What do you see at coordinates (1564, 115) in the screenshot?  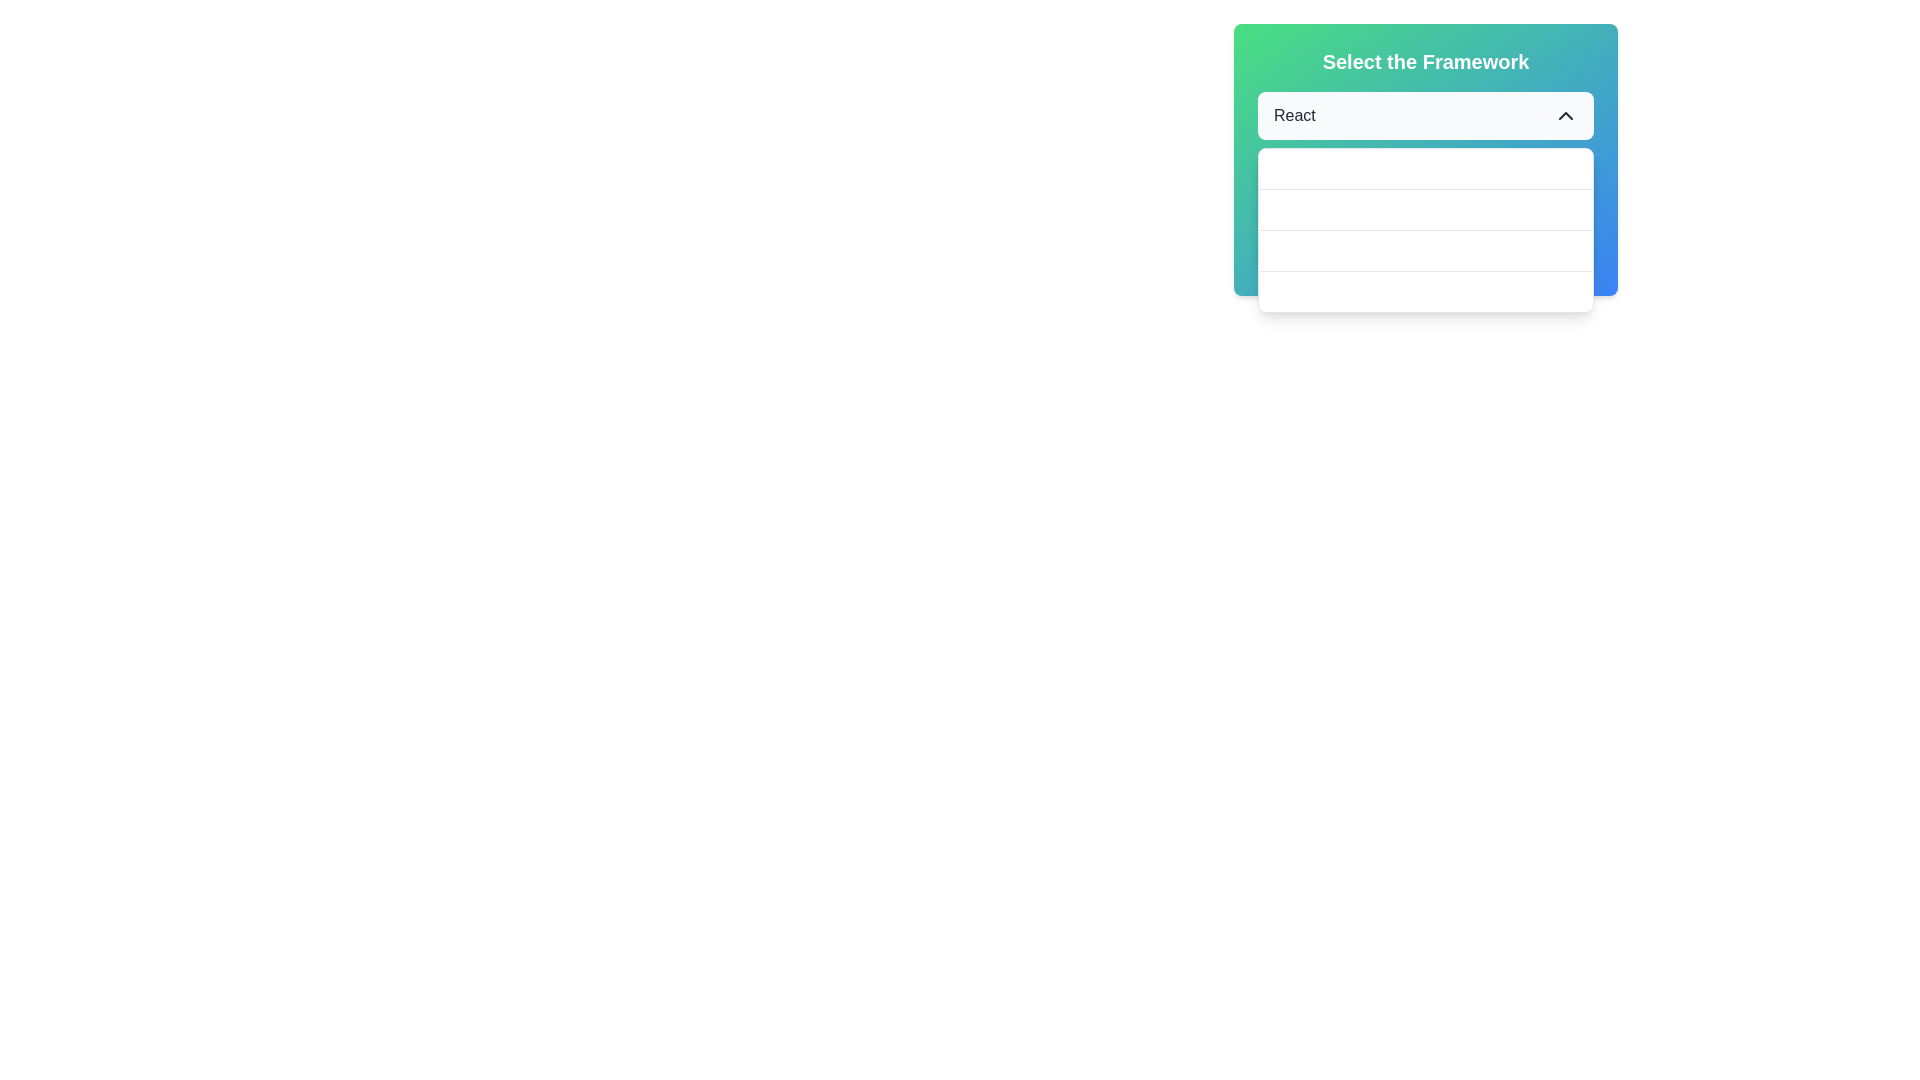 I see `the chevron-shaped upward arrow icon located to the right of the text 'React'` at bounding box center [1564, 115].